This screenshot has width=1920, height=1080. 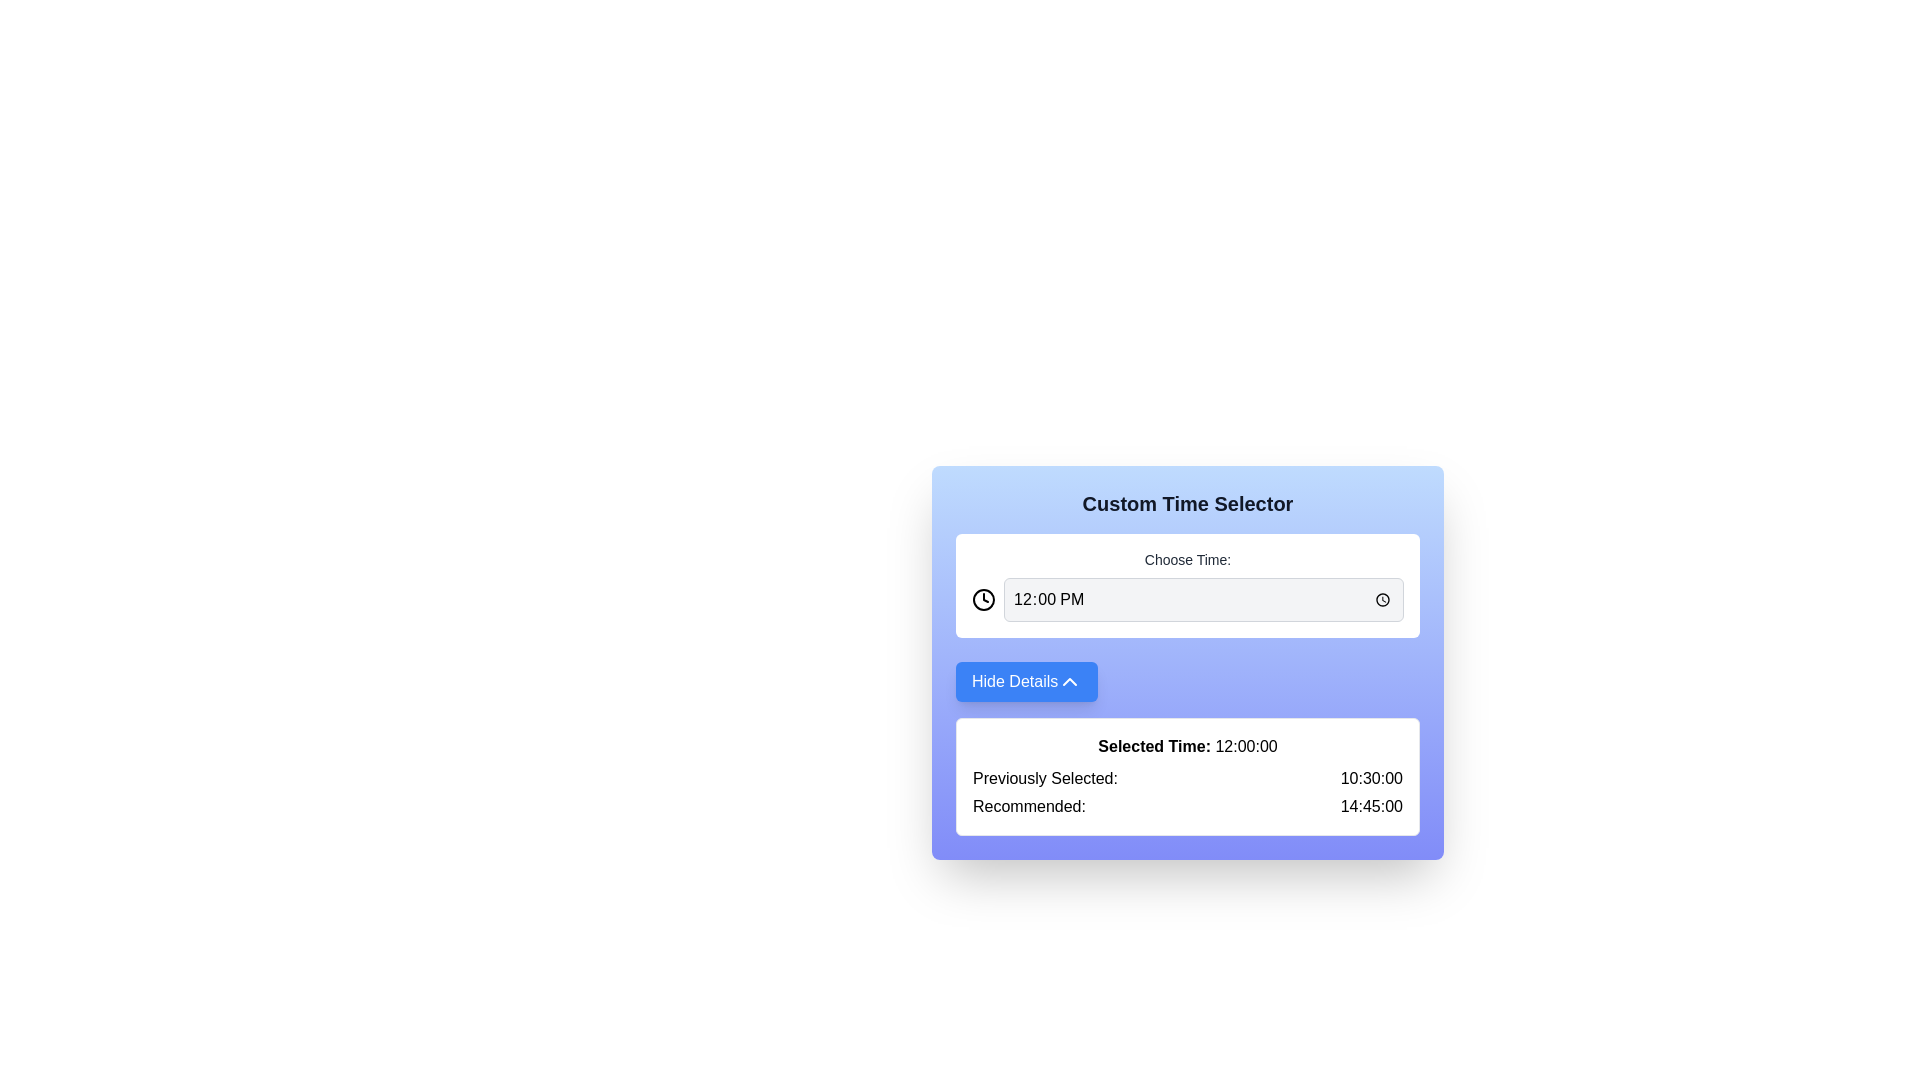 What do you see at coordinates (1188, 585) in the screenshot?
I see `the time selection field located in the 'Custom Time Selector' panel, which is visually contained in a white background block and positioned above the 'Hide Details' button` at bounding box center [1188, 585].